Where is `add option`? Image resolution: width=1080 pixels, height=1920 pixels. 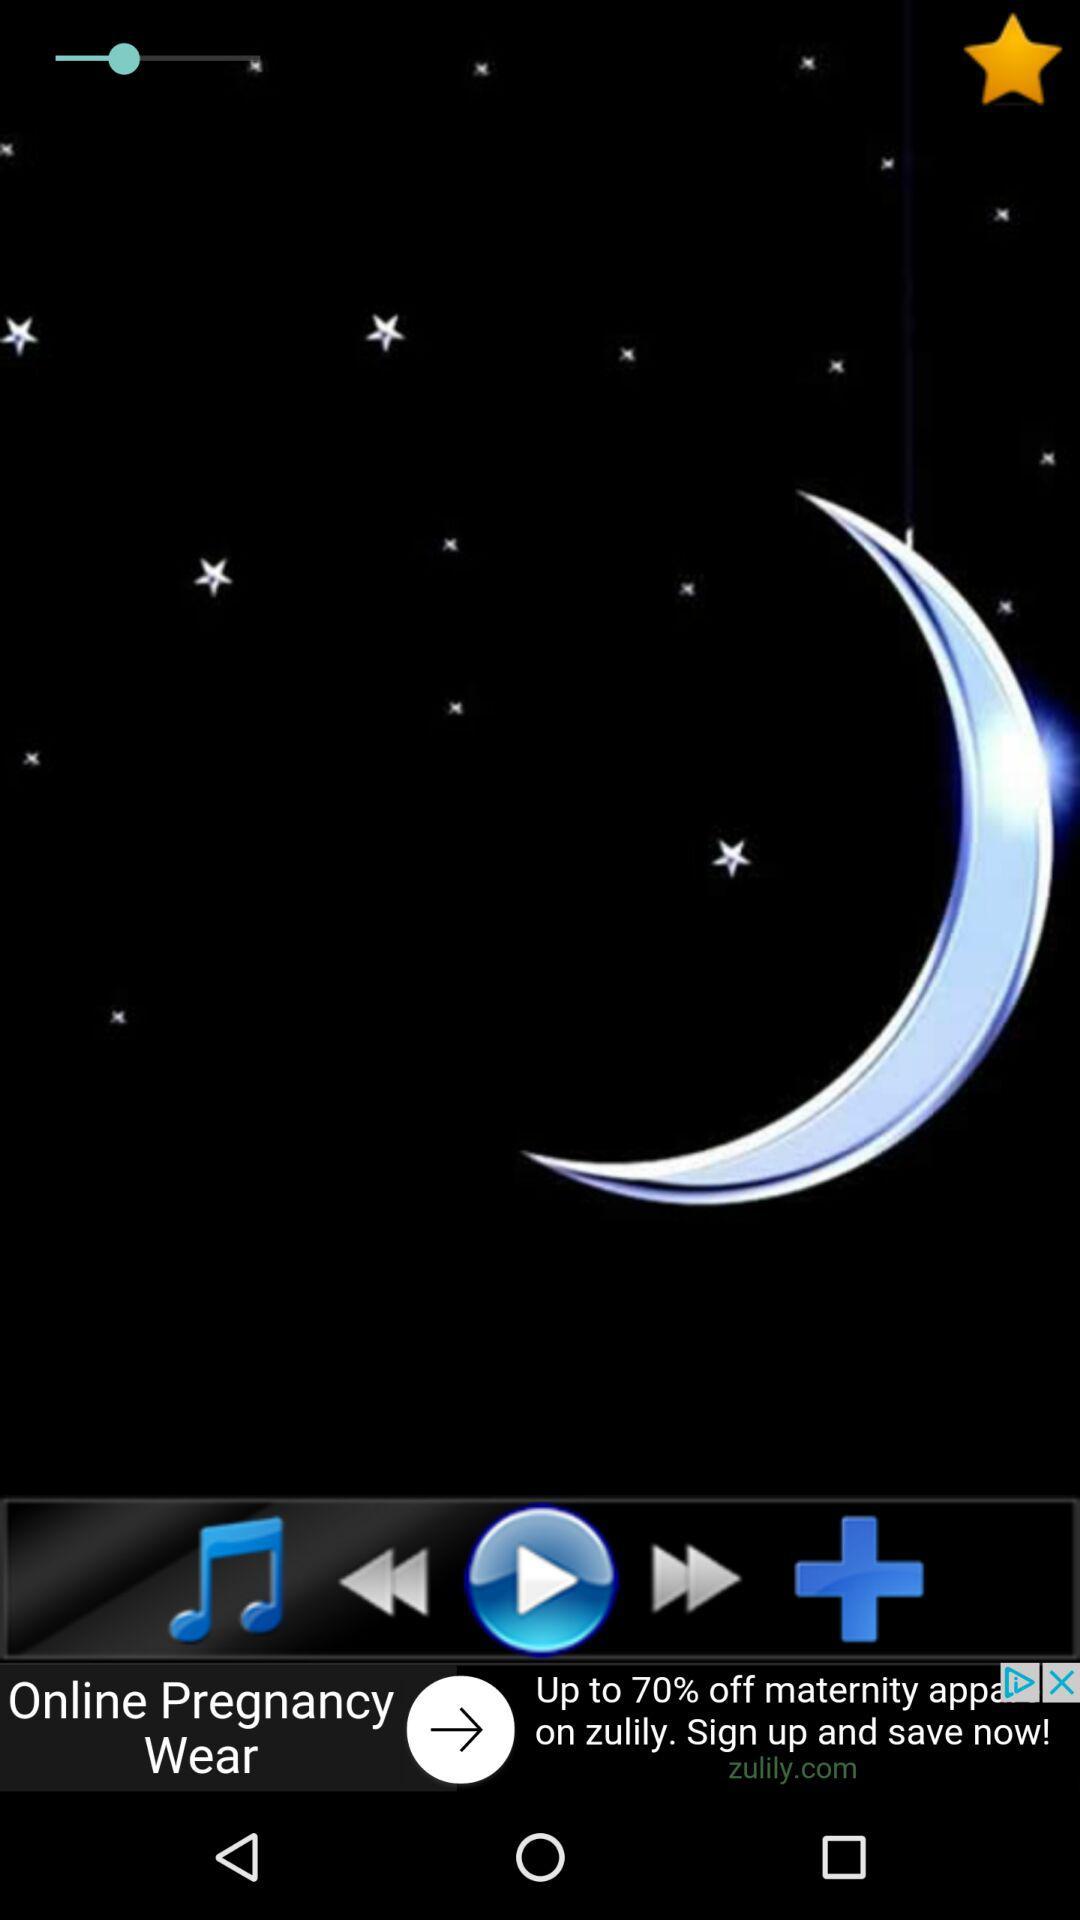 add option is located at coordinates (874, 1577).